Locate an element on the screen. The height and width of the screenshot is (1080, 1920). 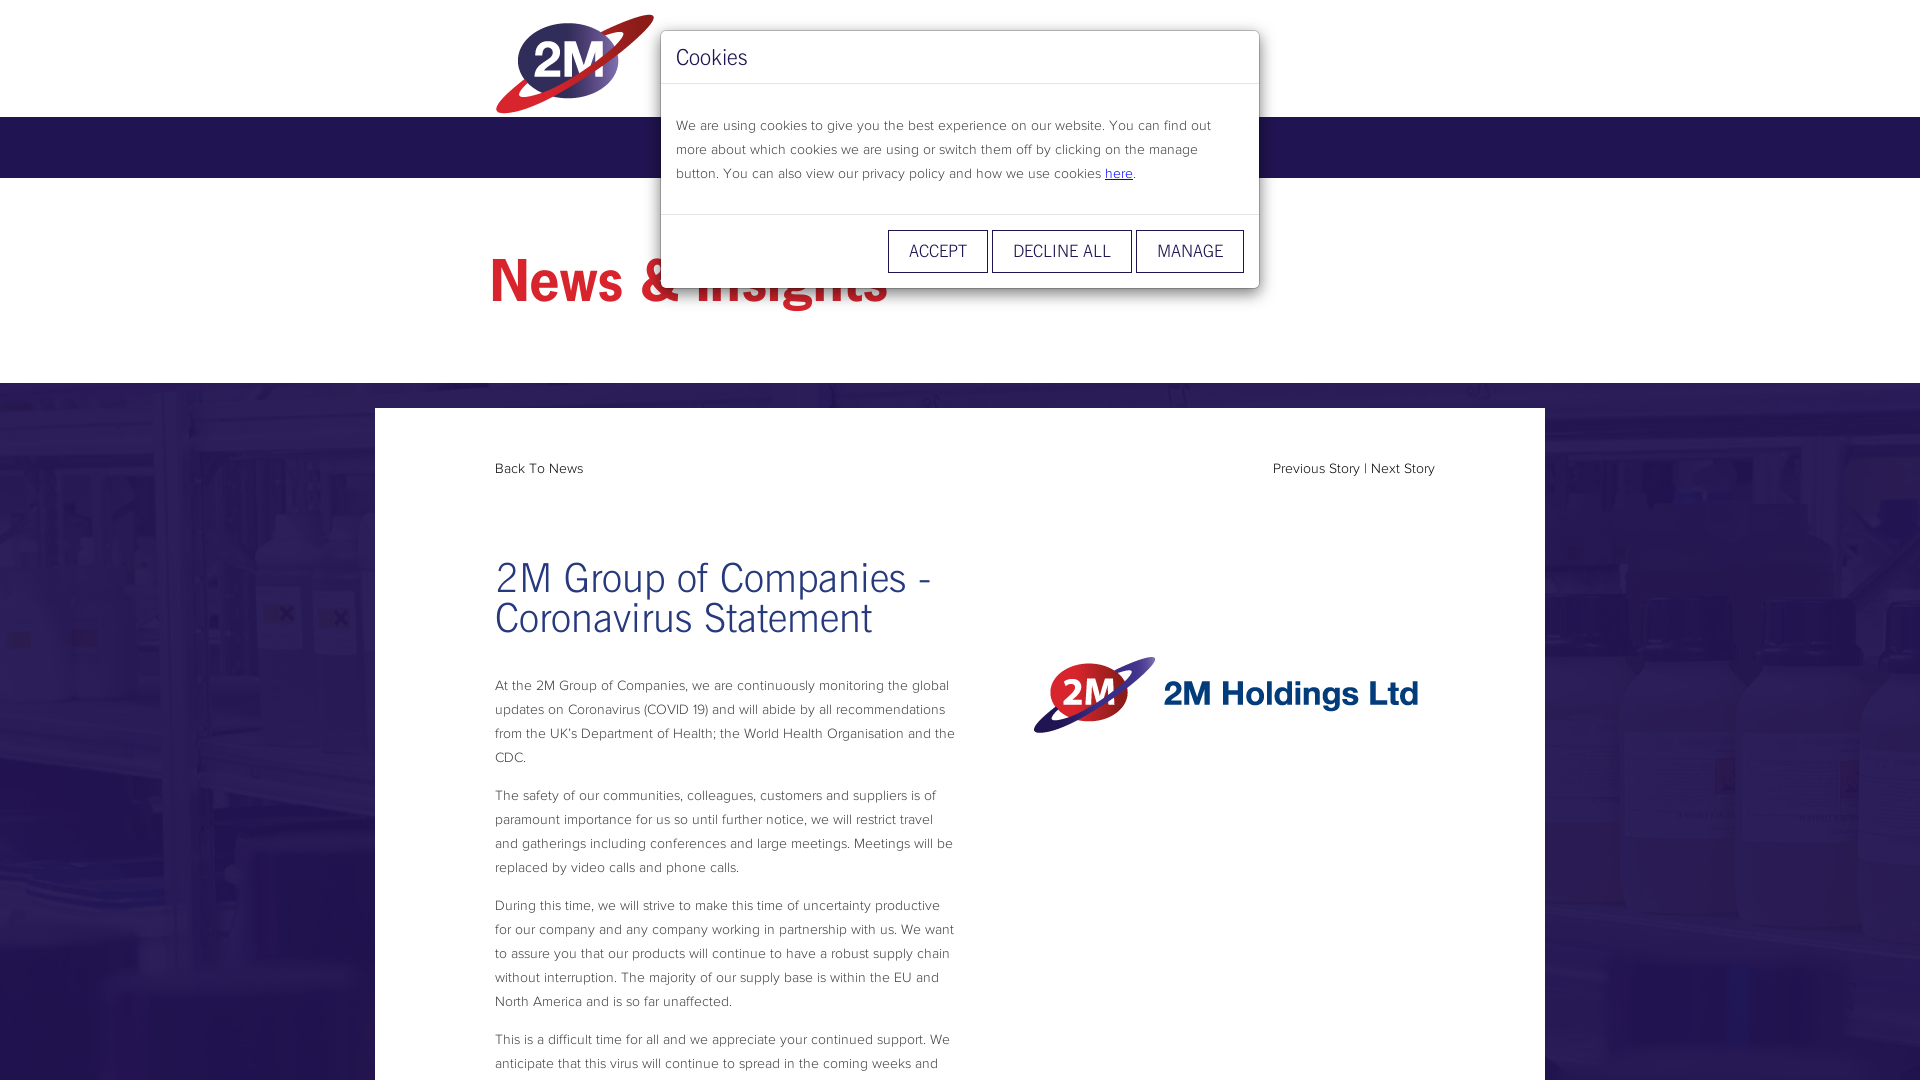
'DECLINE ALL' is located at coordinates (1060, 250).